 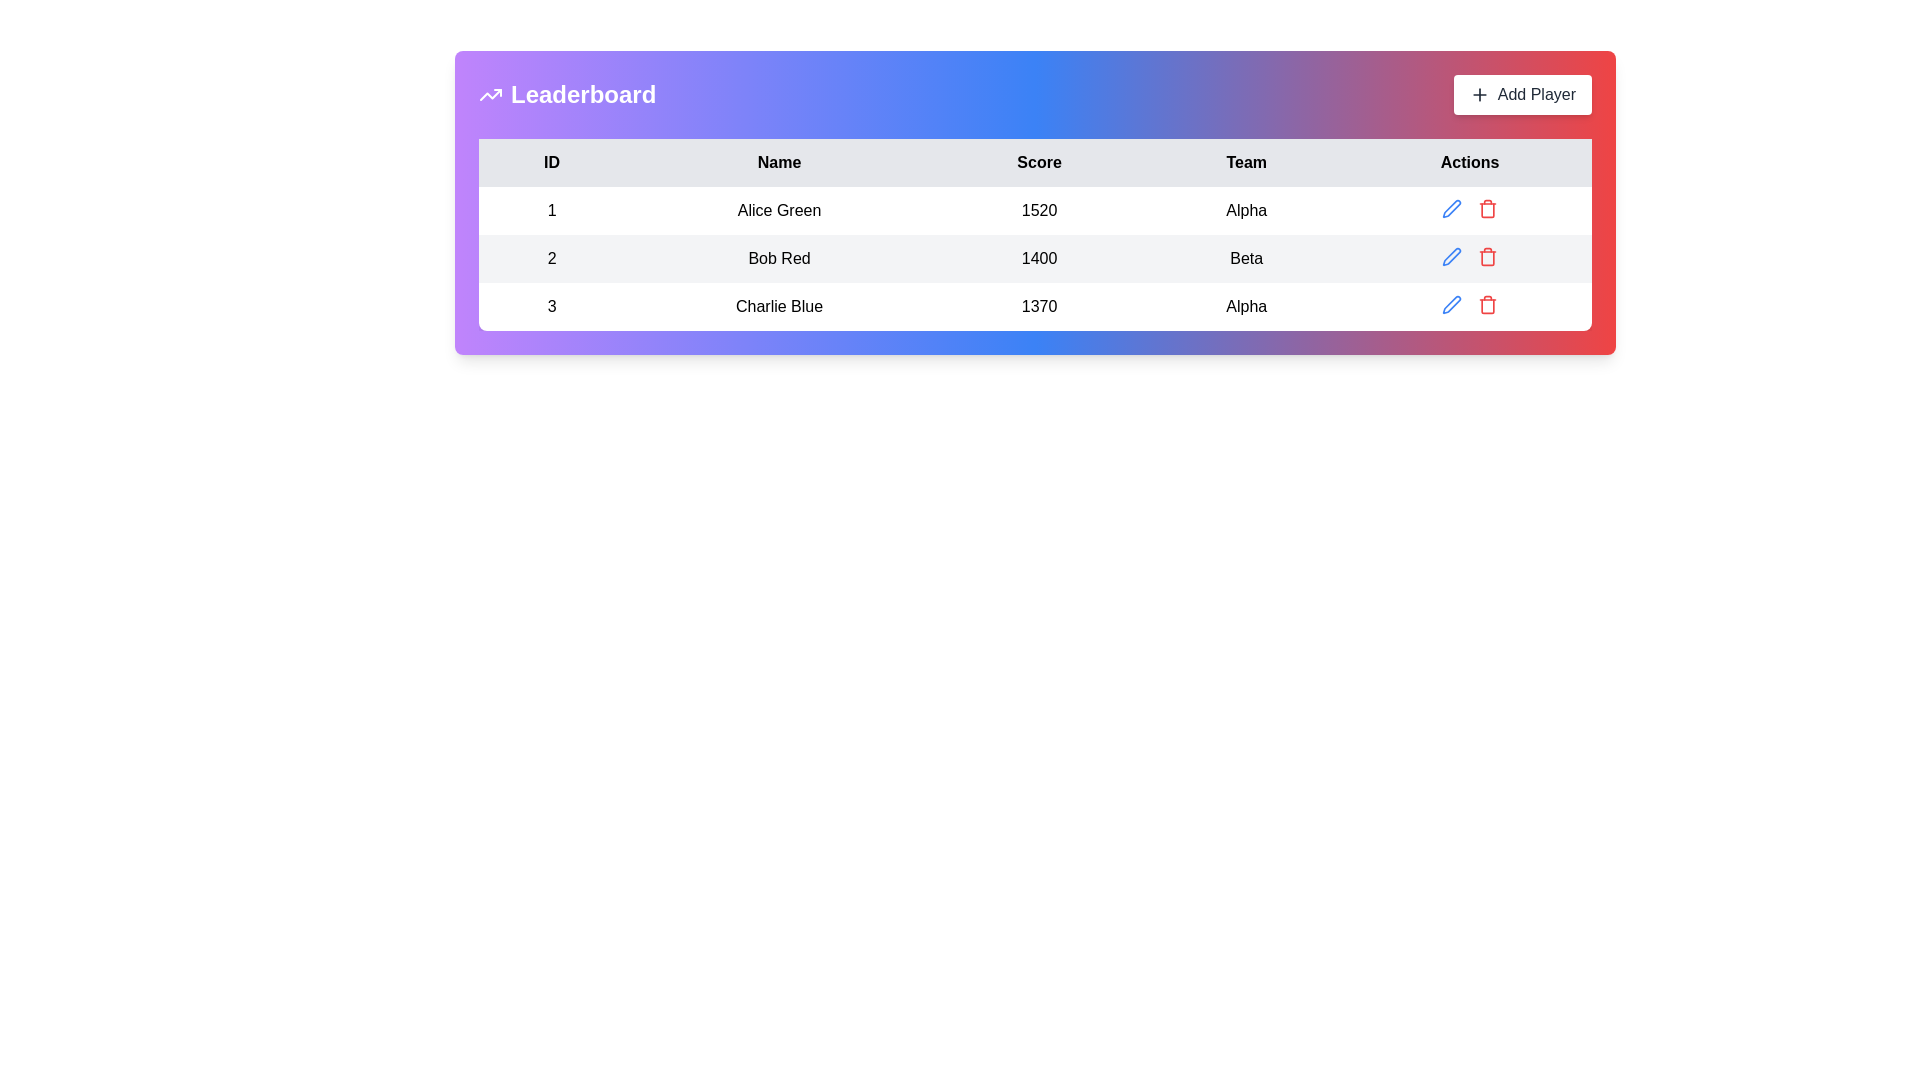 What do you see at coordinates (1245, 307) in the screenshot?
I see `the text label displaying 'Alpha' in black font, located in the 'Team' column of the third row in the leaderboard table` at bounding box center [1245, 307].